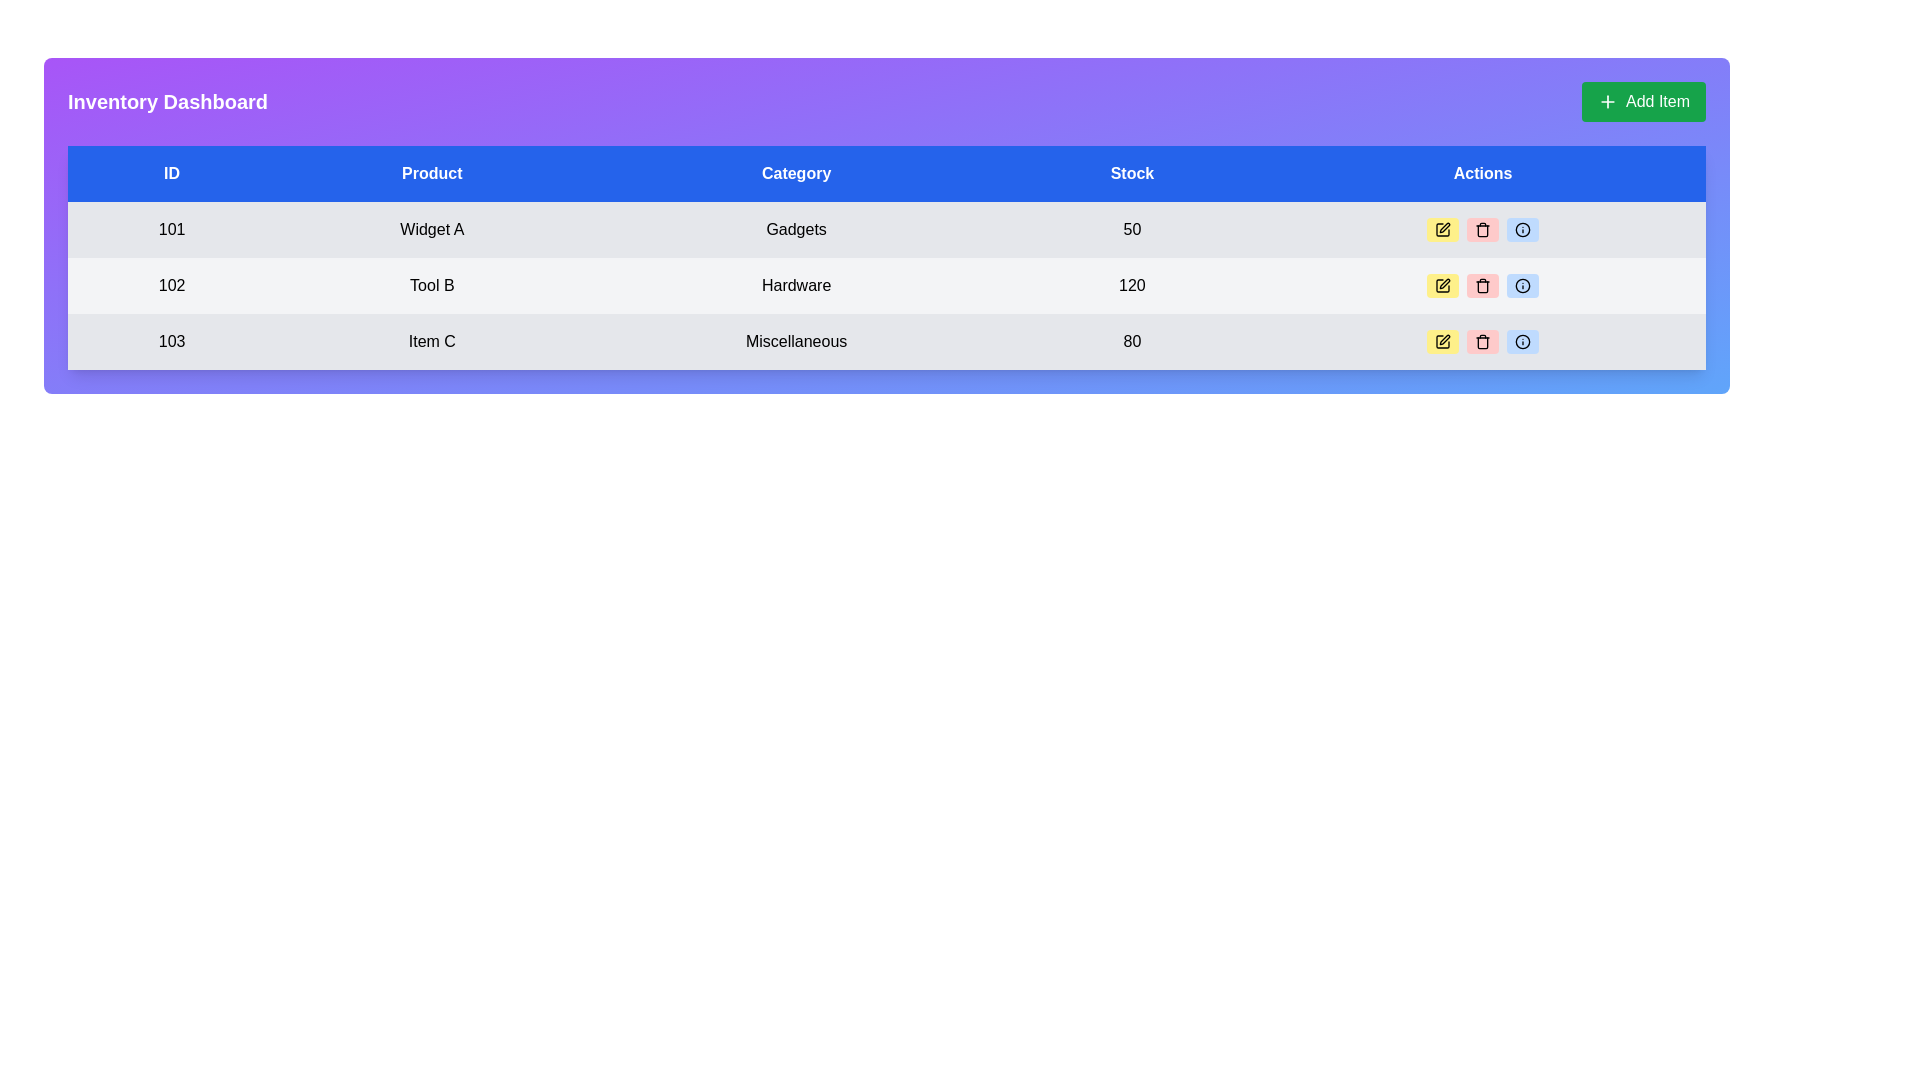 The image size is (1920, 1080). What do you see at coordinates (1132, 229) in the screenshot?
I see `the stock quantity data cell in the fourth column of the first data row under the 'Stock' column, which represents the quantity for 'Gadgets'` at bounding box center [1132, 229].